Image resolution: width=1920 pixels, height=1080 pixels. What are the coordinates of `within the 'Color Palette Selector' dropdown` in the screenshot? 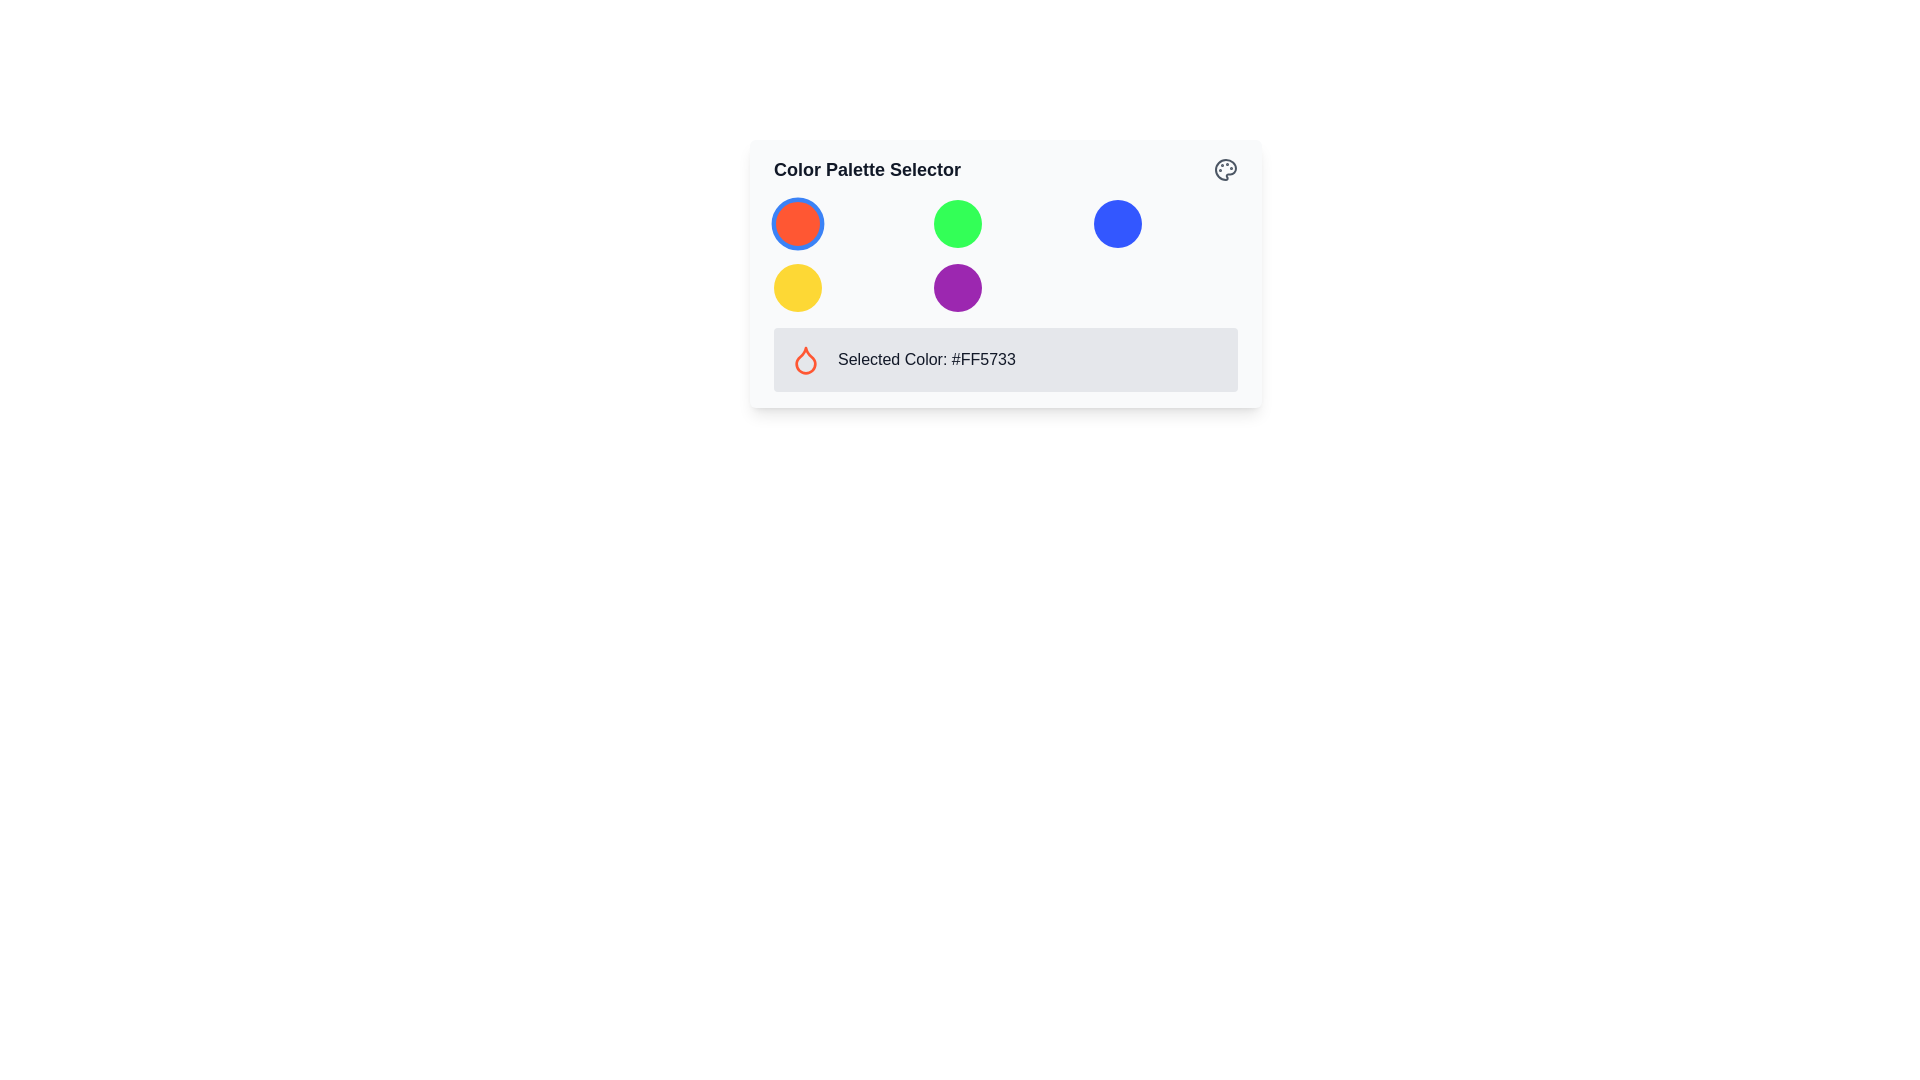 It's located at (1006, 273).